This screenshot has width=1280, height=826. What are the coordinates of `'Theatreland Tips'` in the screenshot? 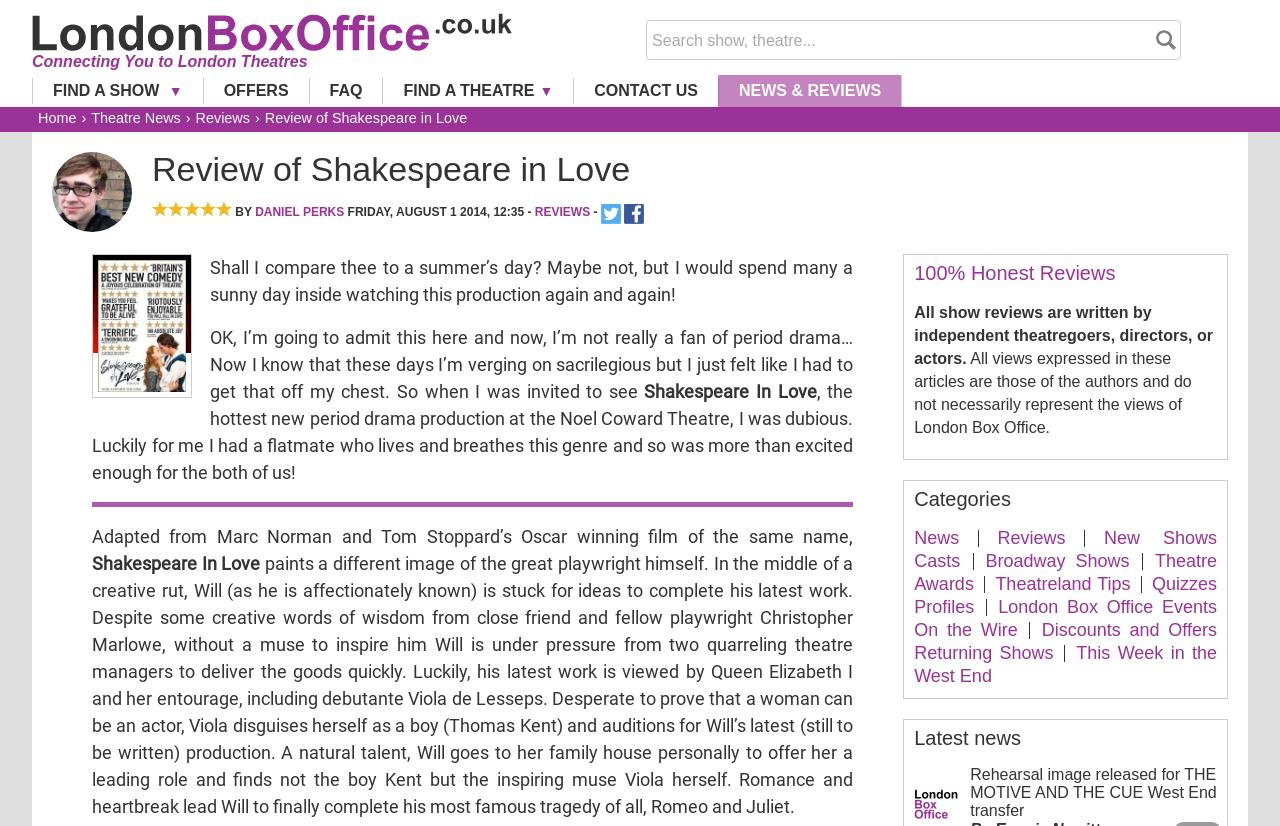 It's located at (1061, 581).